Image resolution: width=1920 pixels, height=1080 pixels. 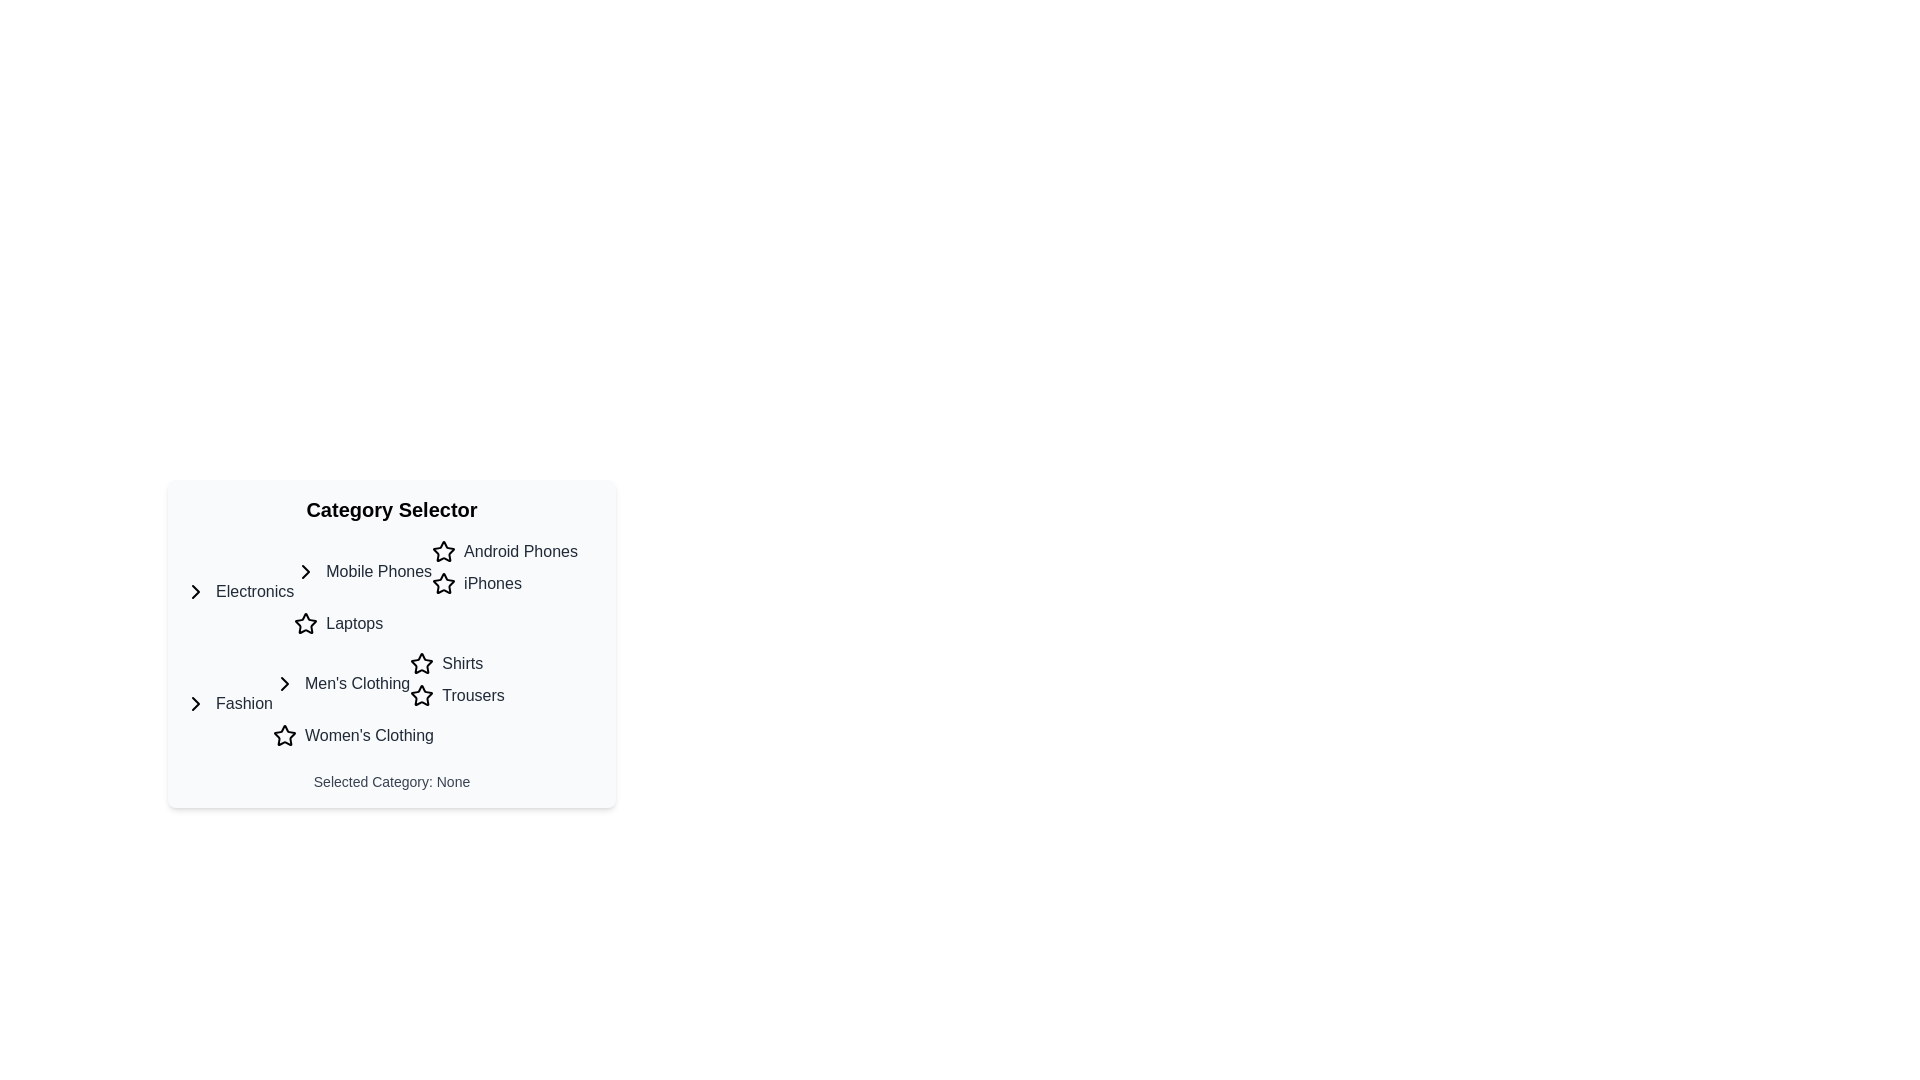 What do you see at coordinates (493, 583) in the screenshot?
I see `the clickable text link related to the 'iPhones' category to change its text color to blue` at bounding box center [493, 583].